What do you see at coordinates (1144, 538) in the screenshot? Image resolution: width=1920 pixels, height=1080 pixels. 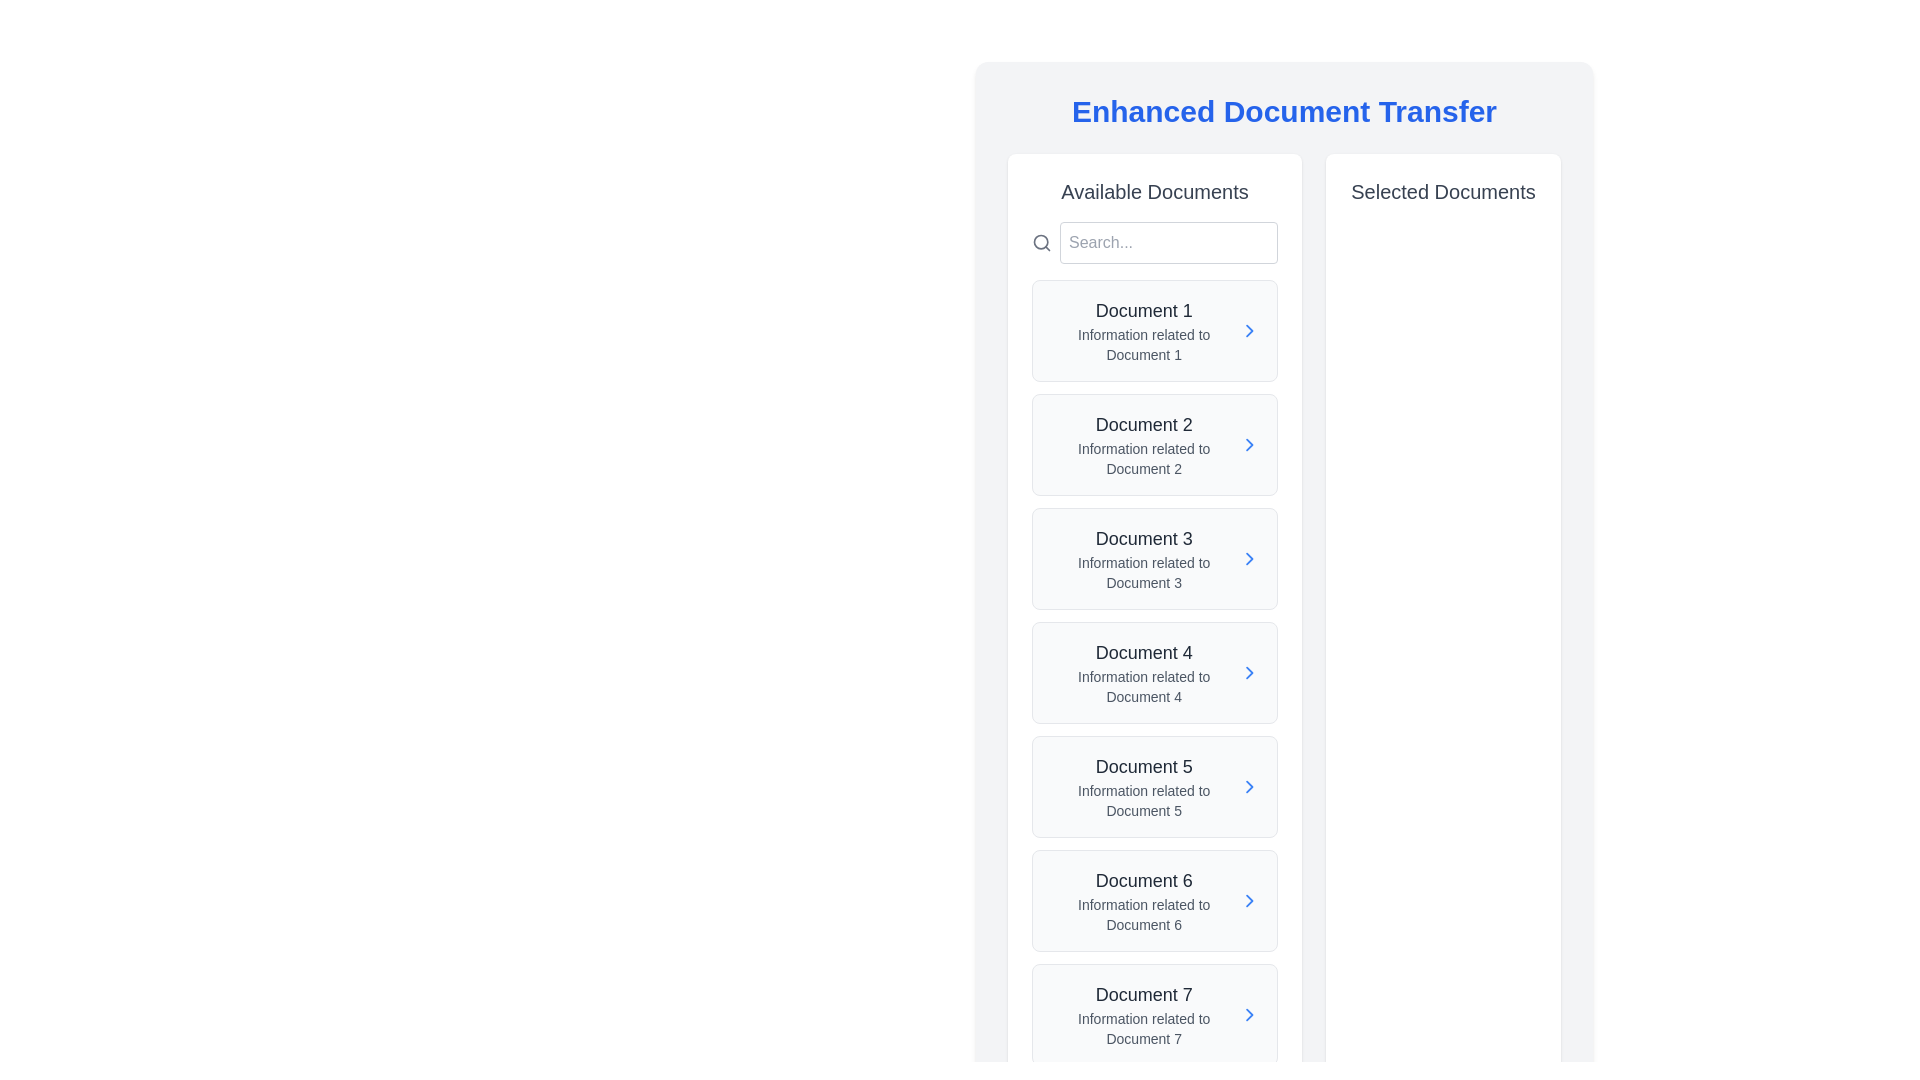 I see `the static text element labeled 'Document 3', which serves as a title within the document list under 'Available Documents' in the left-hand document selection panel` at bounding box center [1144, 538].